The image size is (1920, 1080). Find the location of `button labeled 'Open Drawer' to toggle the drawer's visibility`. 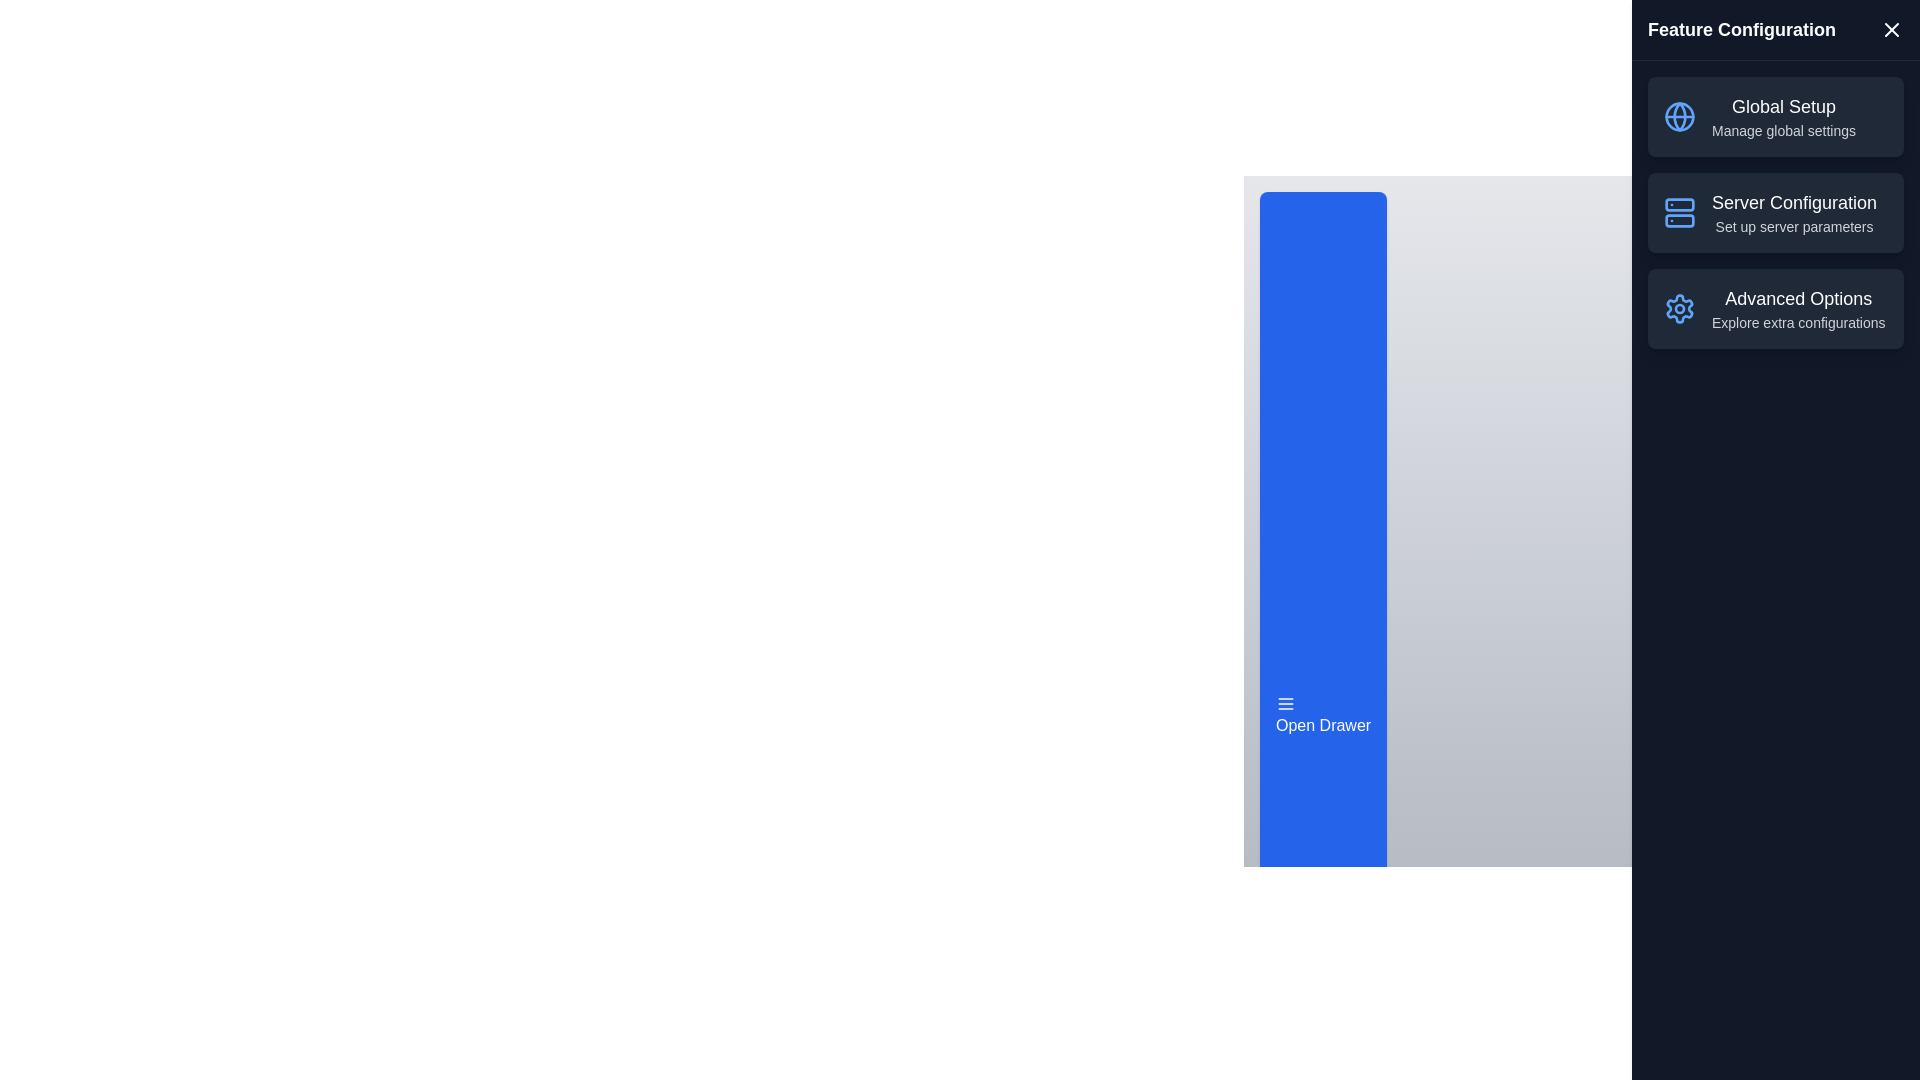

button labeled 'Open Drawer' to toggle the drawer's visibility is located at coordinates (1323, 715).